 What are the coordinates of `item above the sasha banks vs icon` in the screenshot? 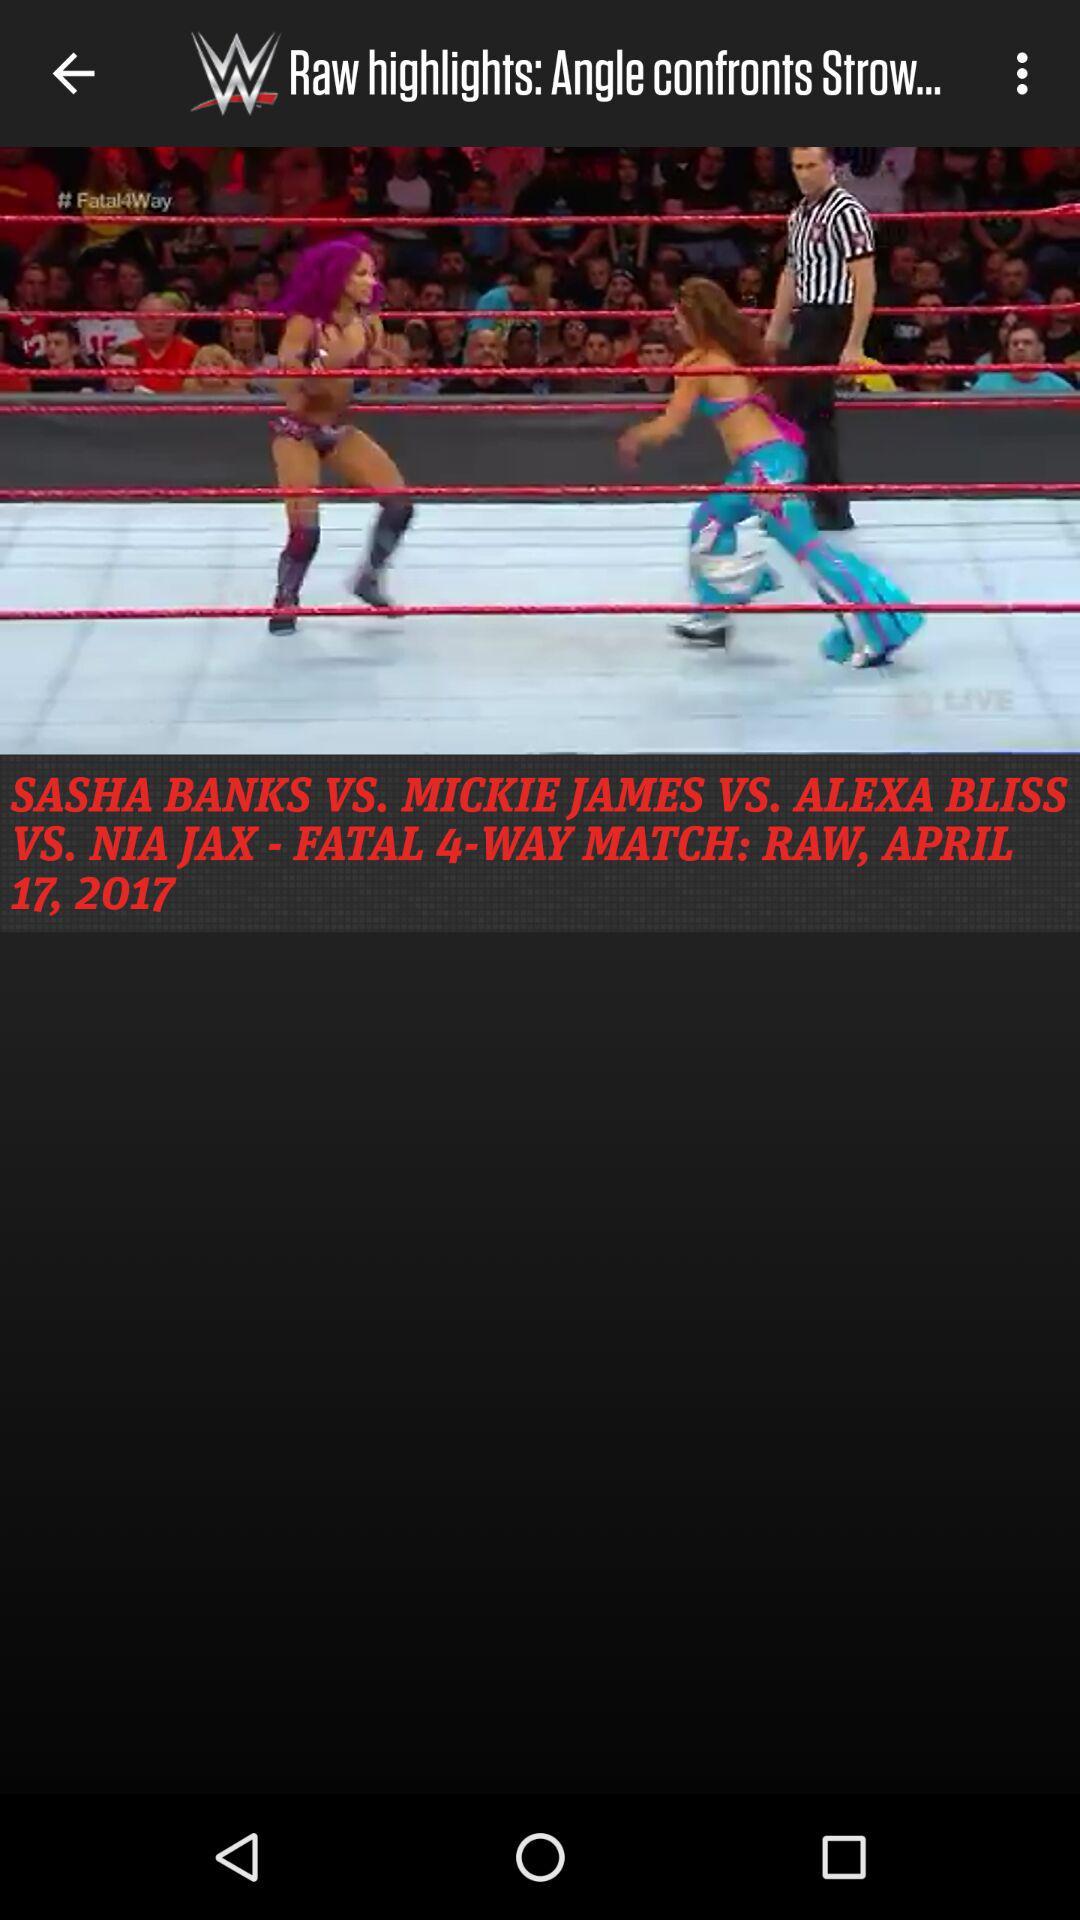 It's located at (540, 449).